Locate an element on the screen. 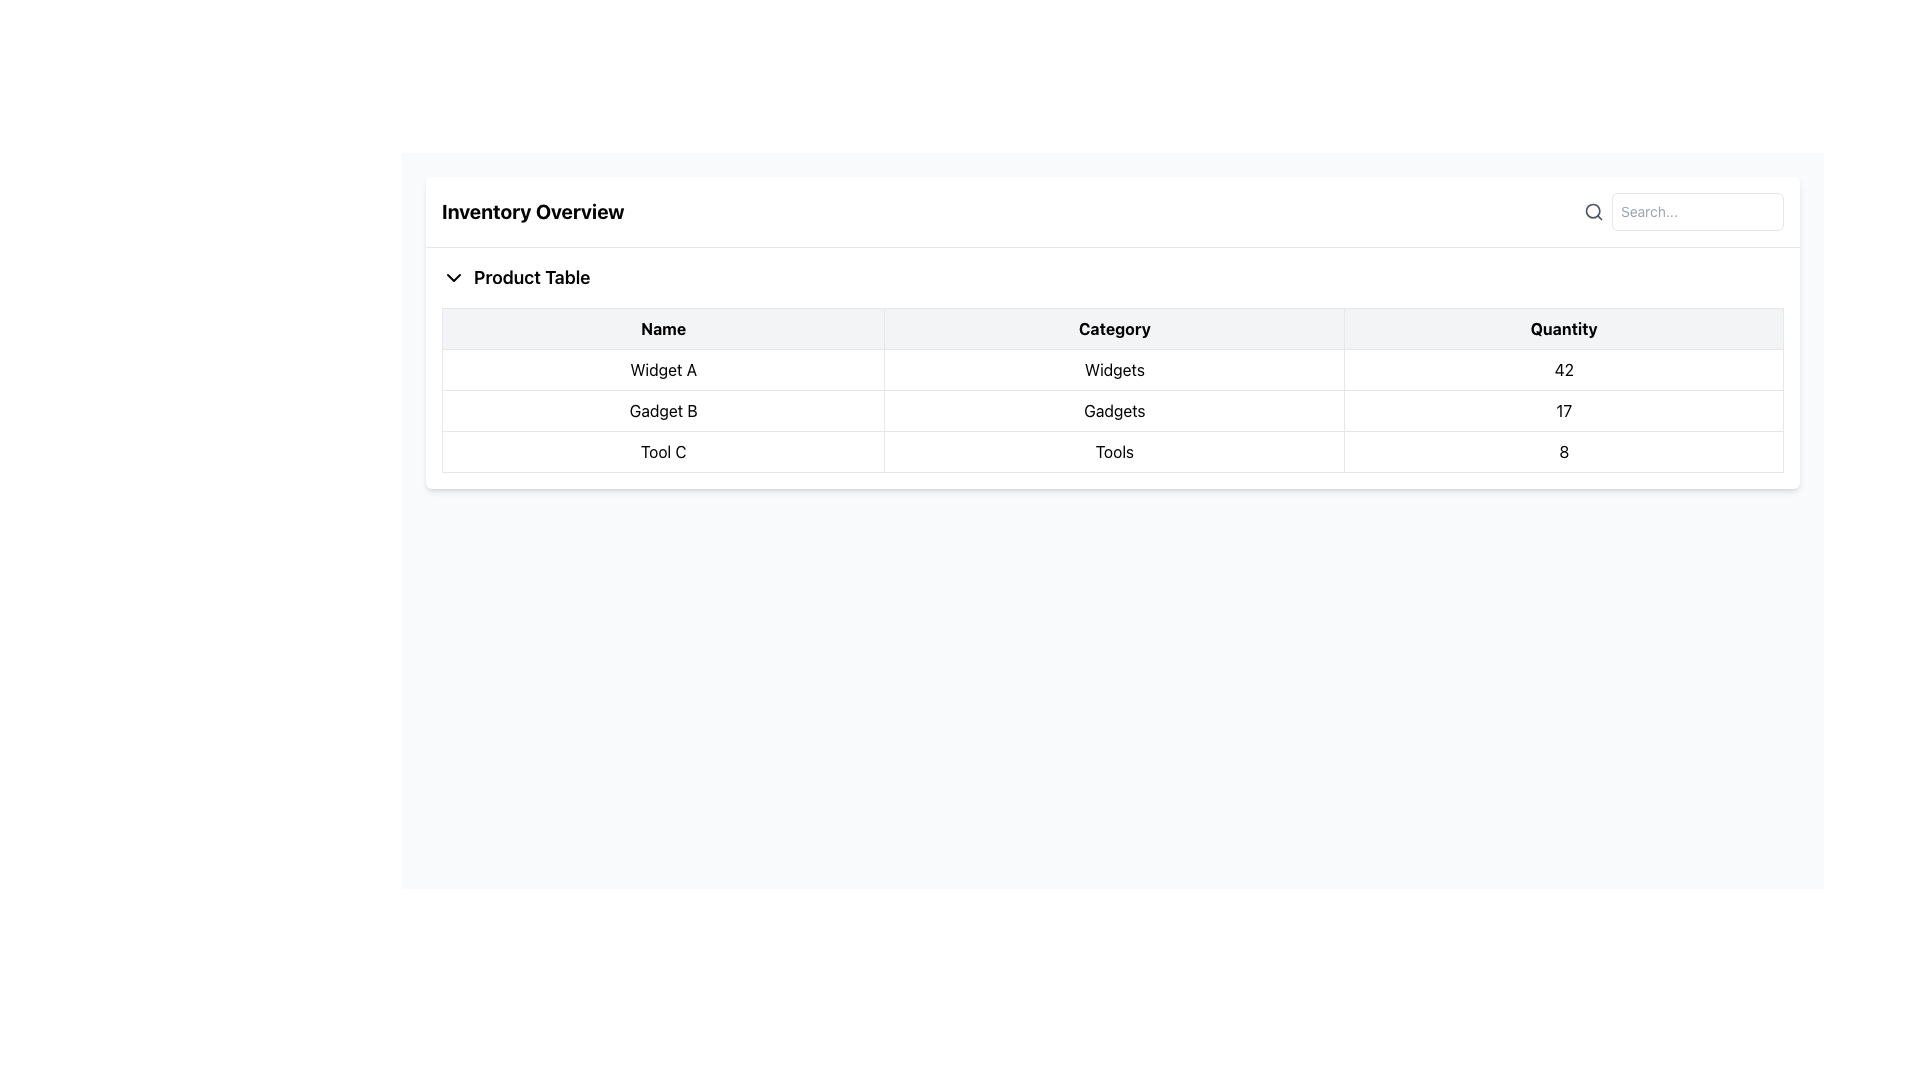 This screenshot has height=1080, width=1920. the first row of the product table is located at coordinates (1112, 370).